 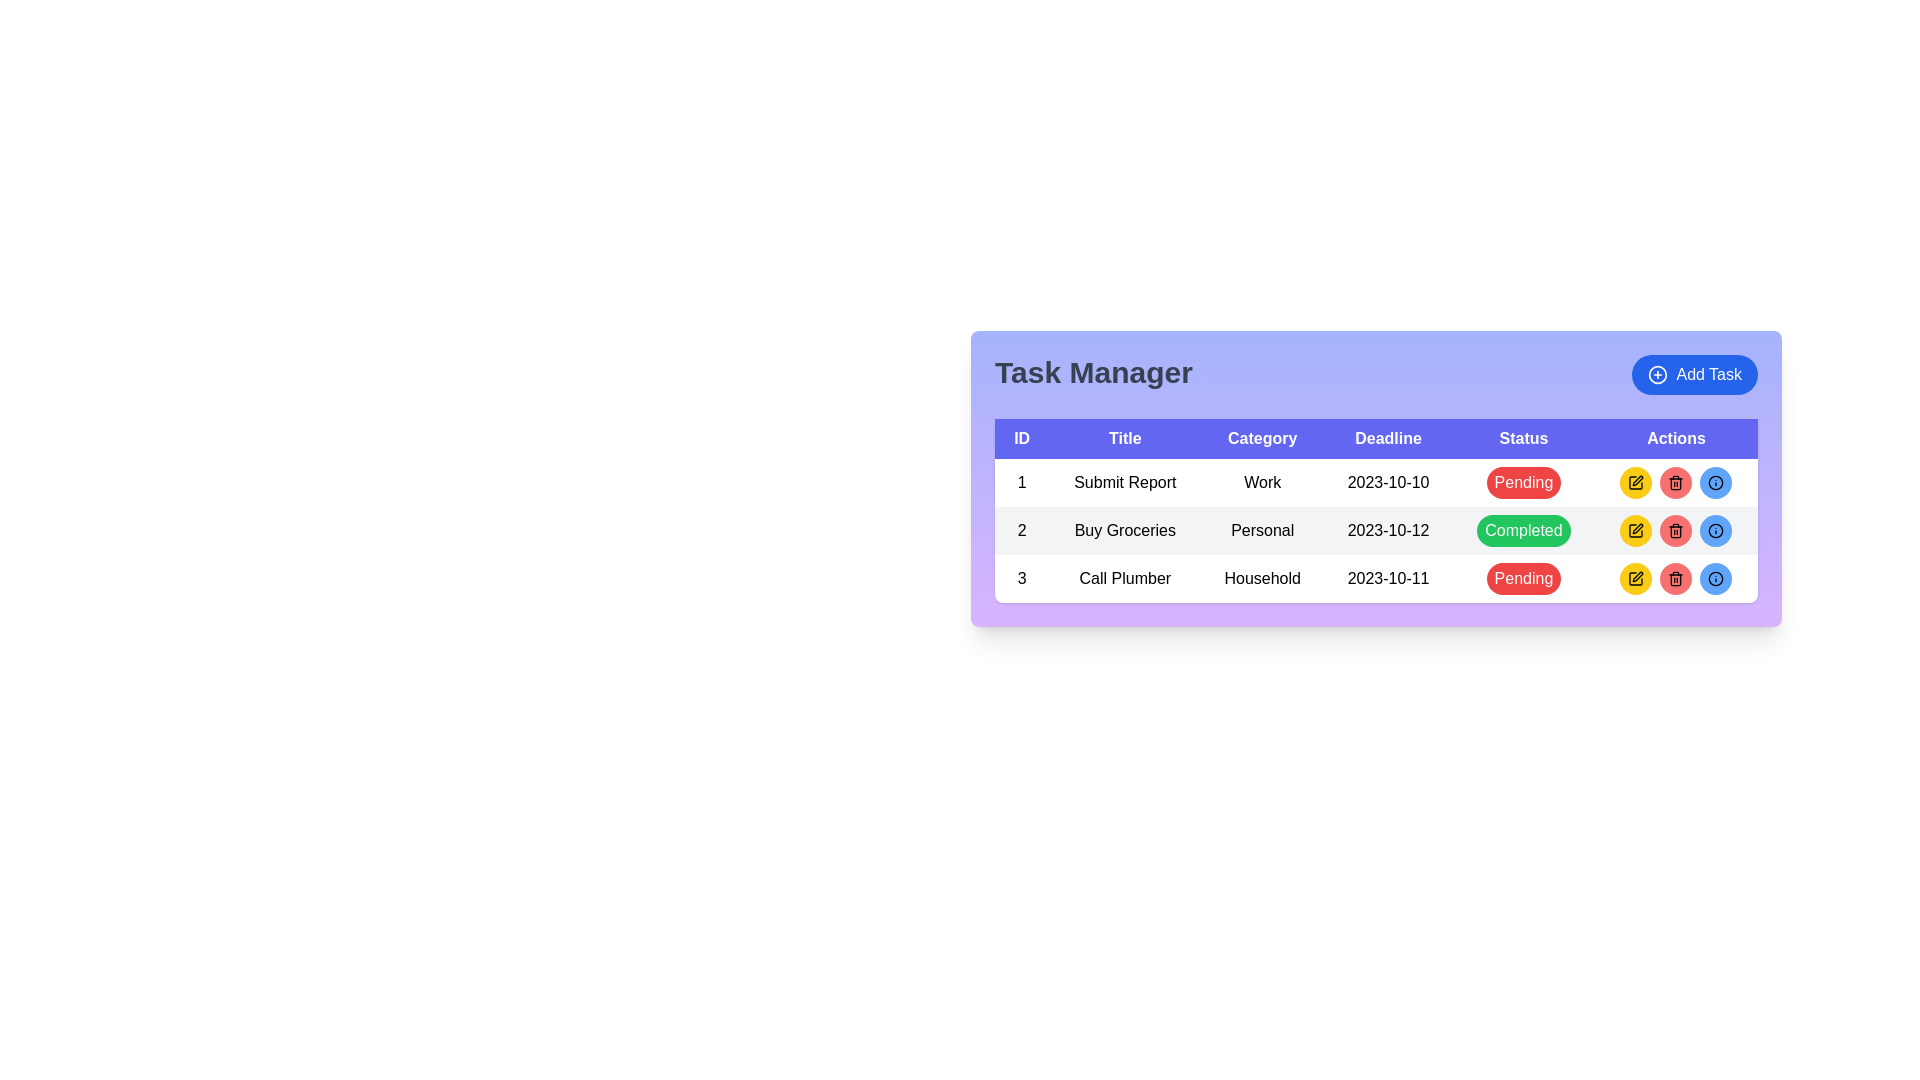 I want to click on the 'Title' text label, which is the second column header in a table, located between 'ID' and 'Category' headers, with a purple background and white bold text, so click(x=1125, y=438).